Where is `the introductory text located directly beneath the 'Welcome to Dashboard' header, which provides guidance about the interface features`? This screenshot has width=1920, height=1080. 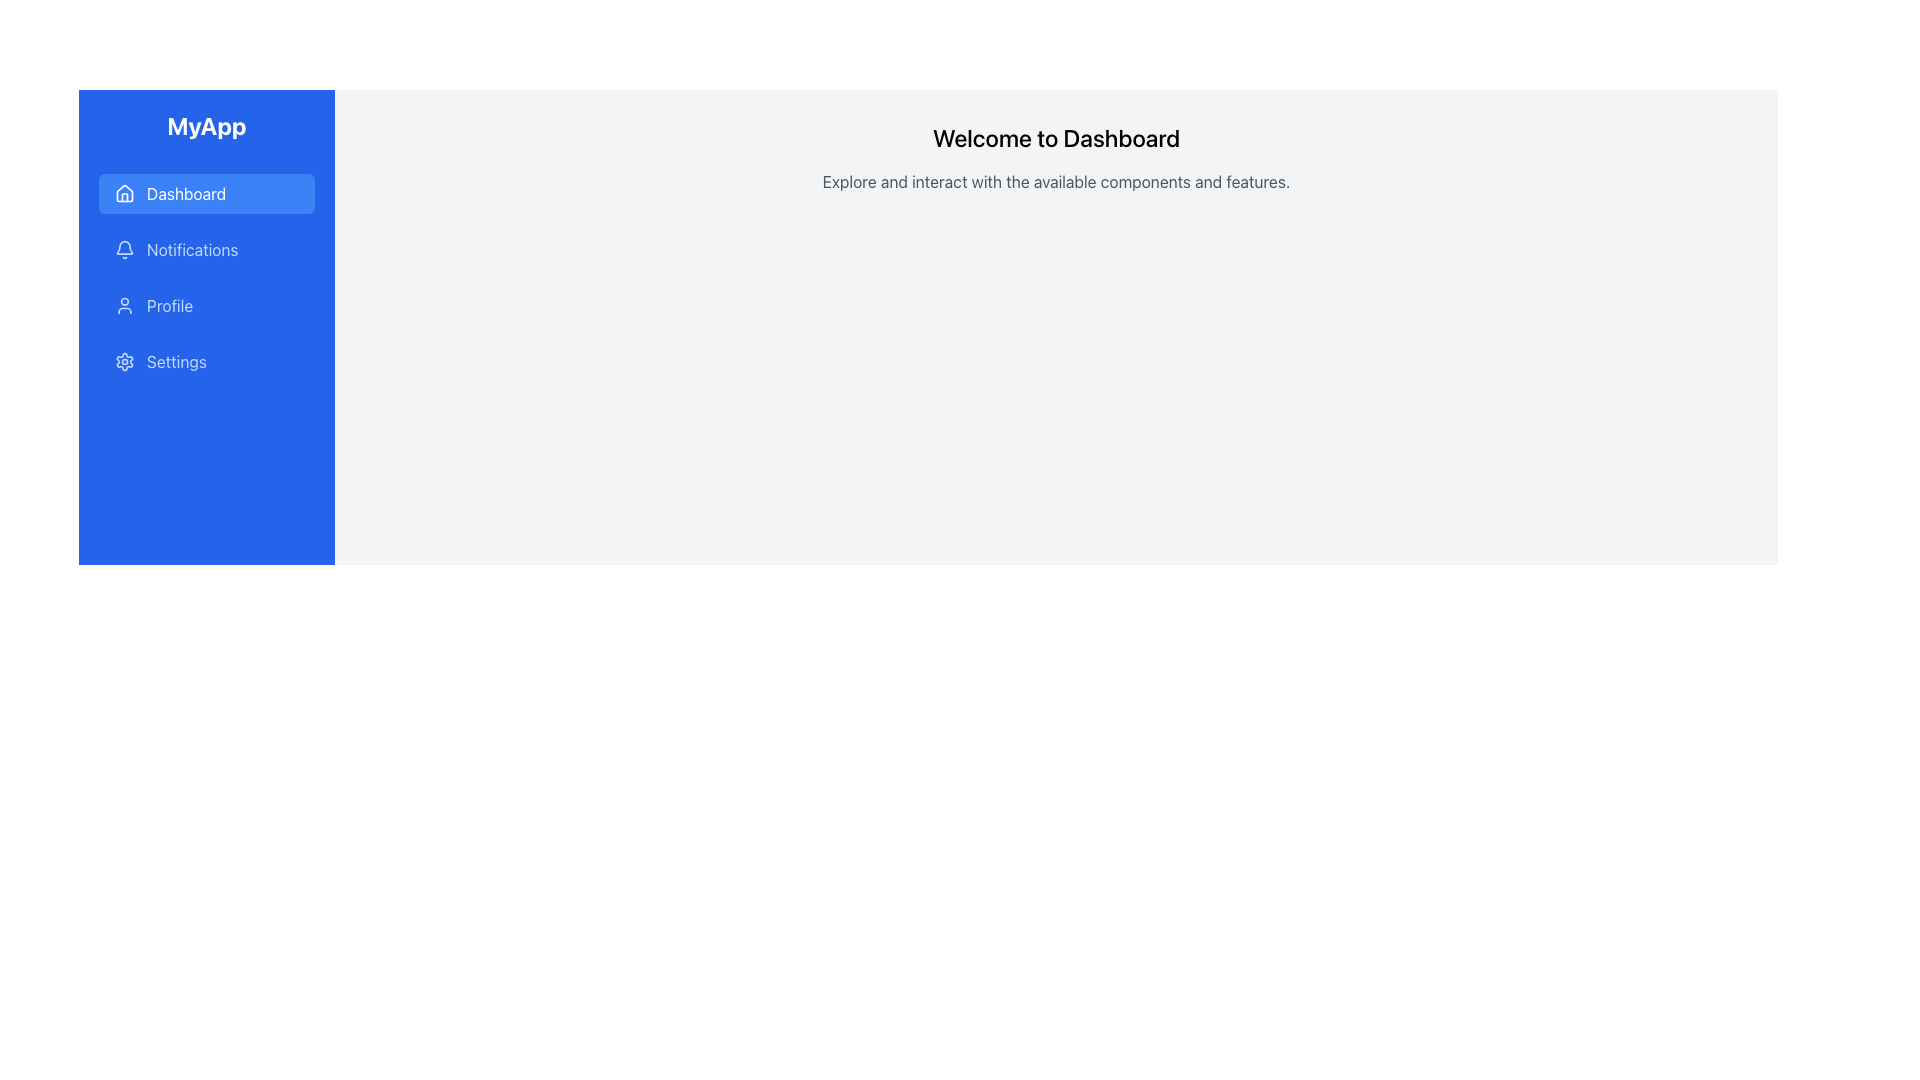 the introductory text located directly beneath the 'Welcome to Dashboard' header, which provides guidance about the interface features is located at coordinates (1055, 181).